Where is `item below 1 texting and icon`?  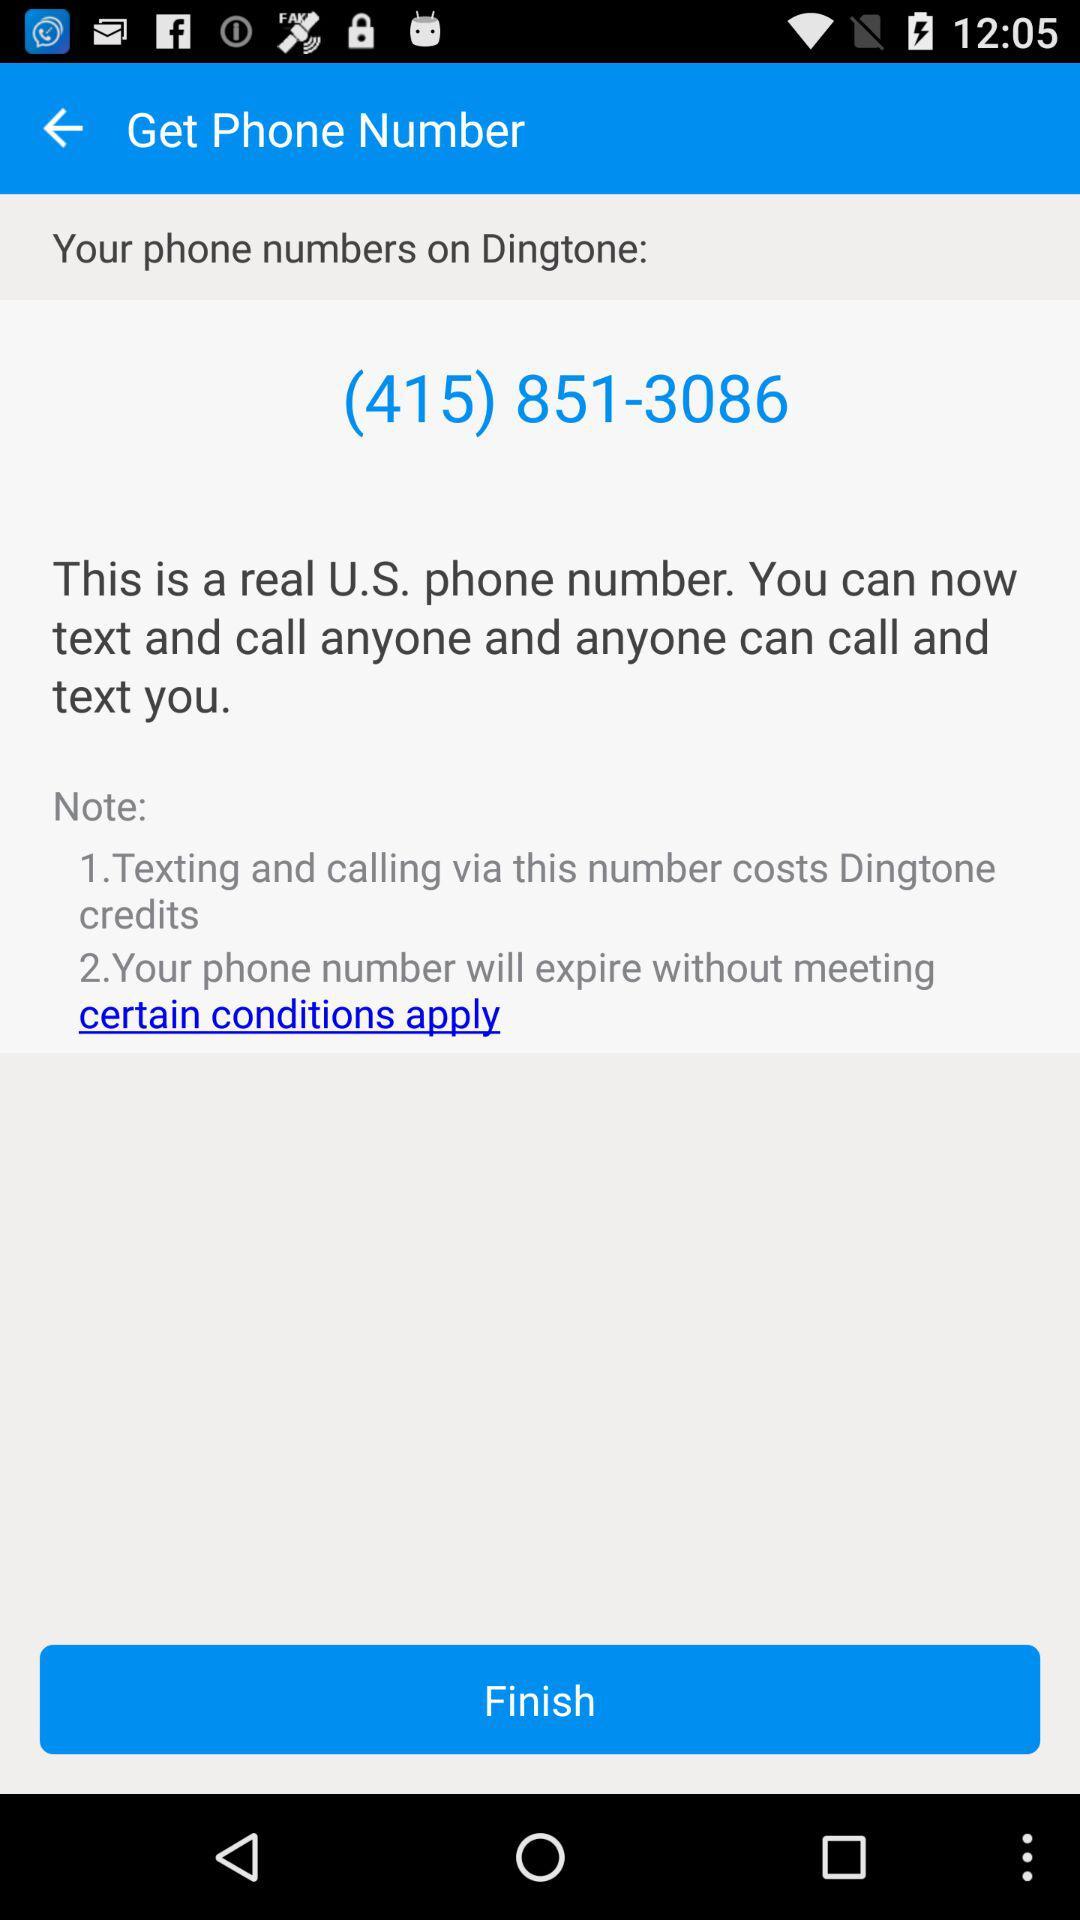
item below 1 texting and icon is located at coordinates (540, 989).